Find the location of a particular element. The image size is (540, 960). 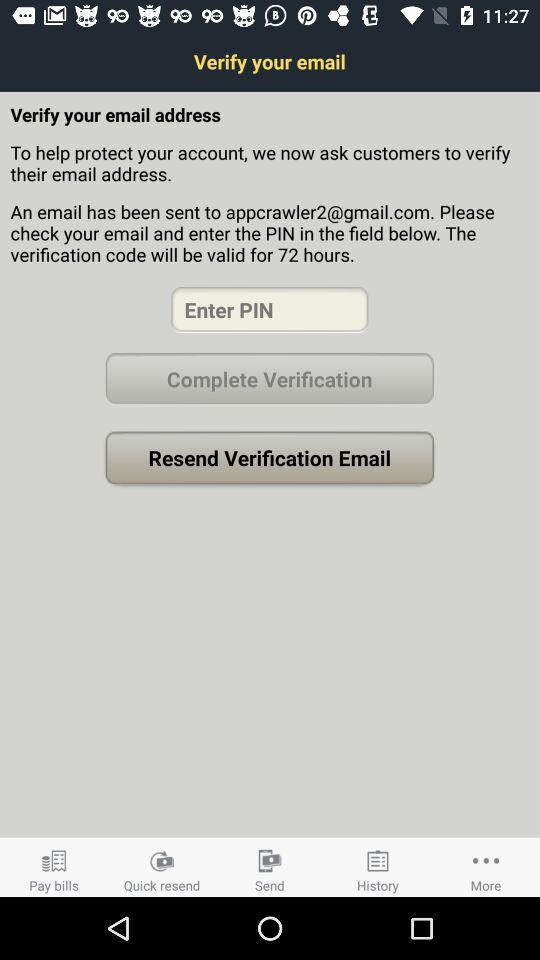

the button above resend verification email is located at coordinates (269, 378).